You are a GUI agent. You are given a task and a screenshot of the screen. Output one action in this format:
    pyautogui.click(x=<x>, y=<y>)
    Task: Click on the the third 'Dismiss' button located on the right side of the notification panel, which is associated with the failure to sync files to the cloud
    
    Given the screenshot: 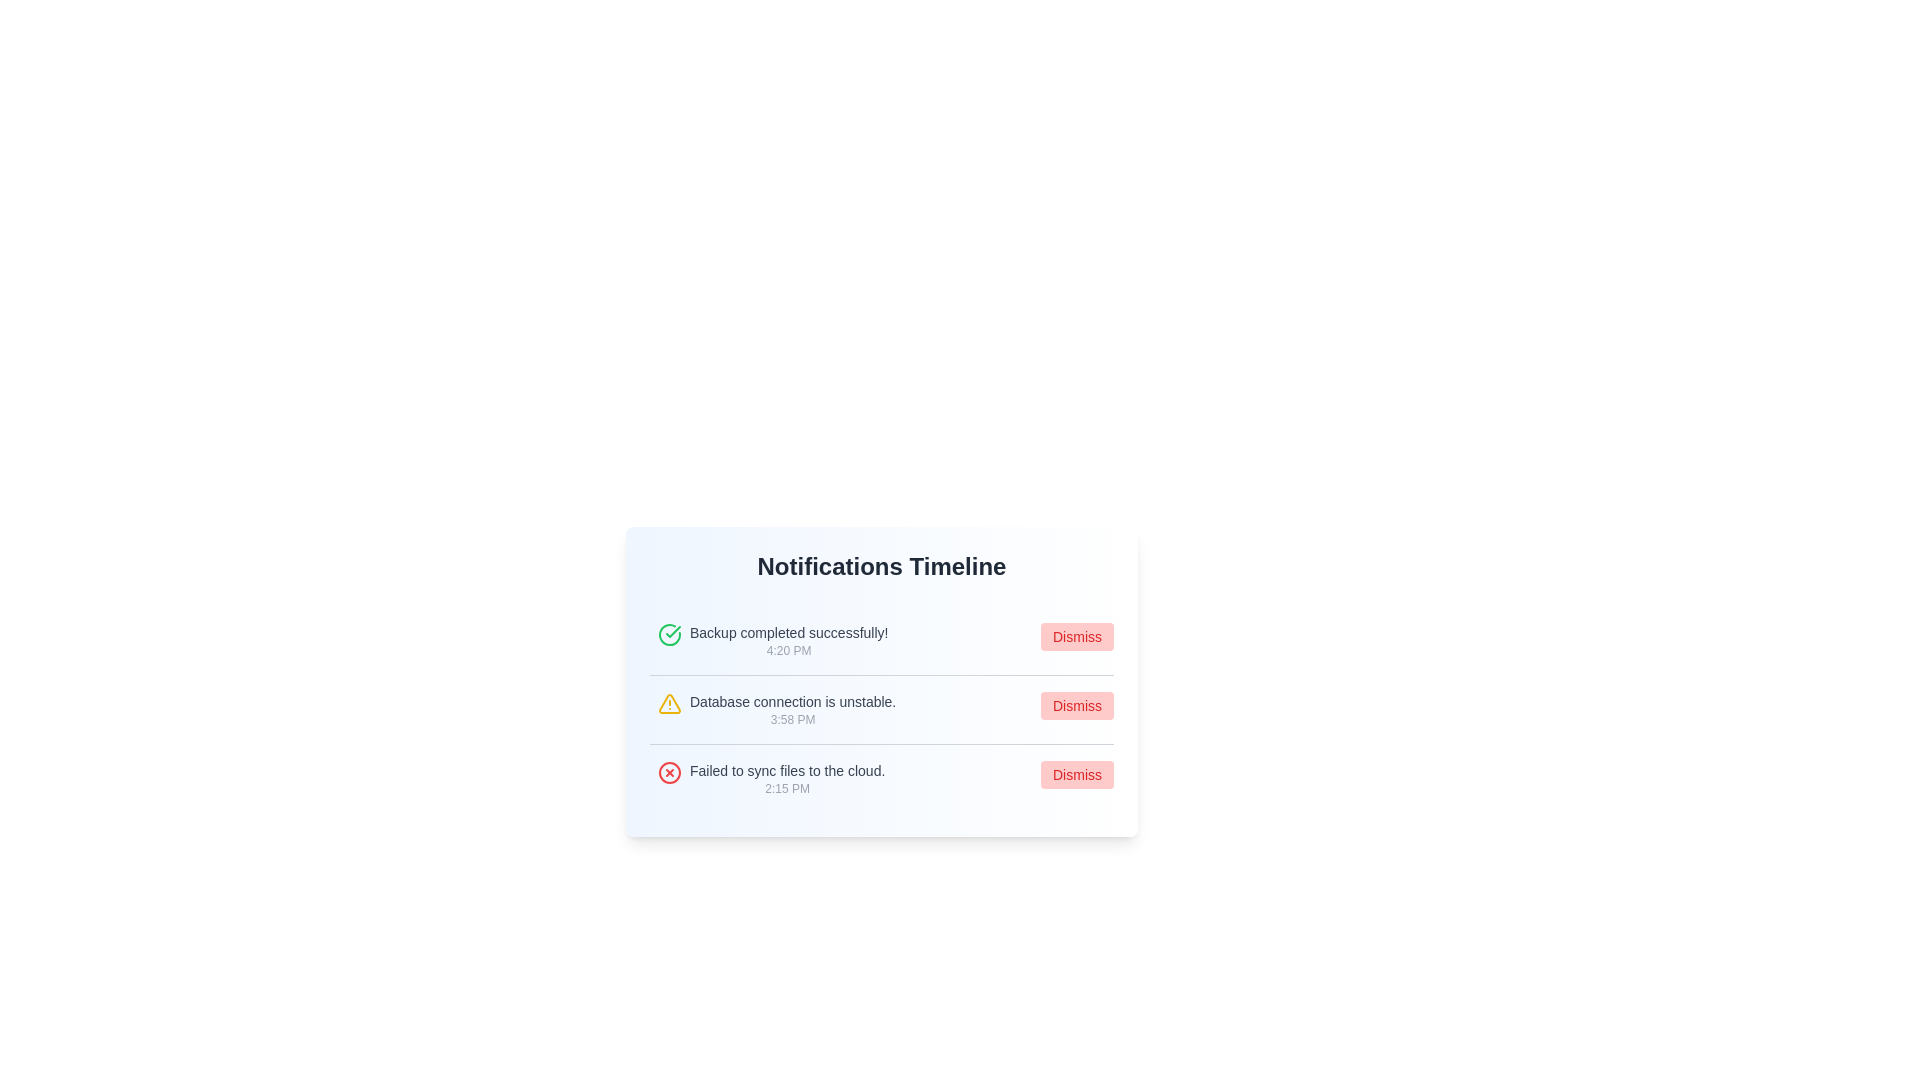 What is the action you would take?
    pyautogui.click(x=1076, y=774)
    